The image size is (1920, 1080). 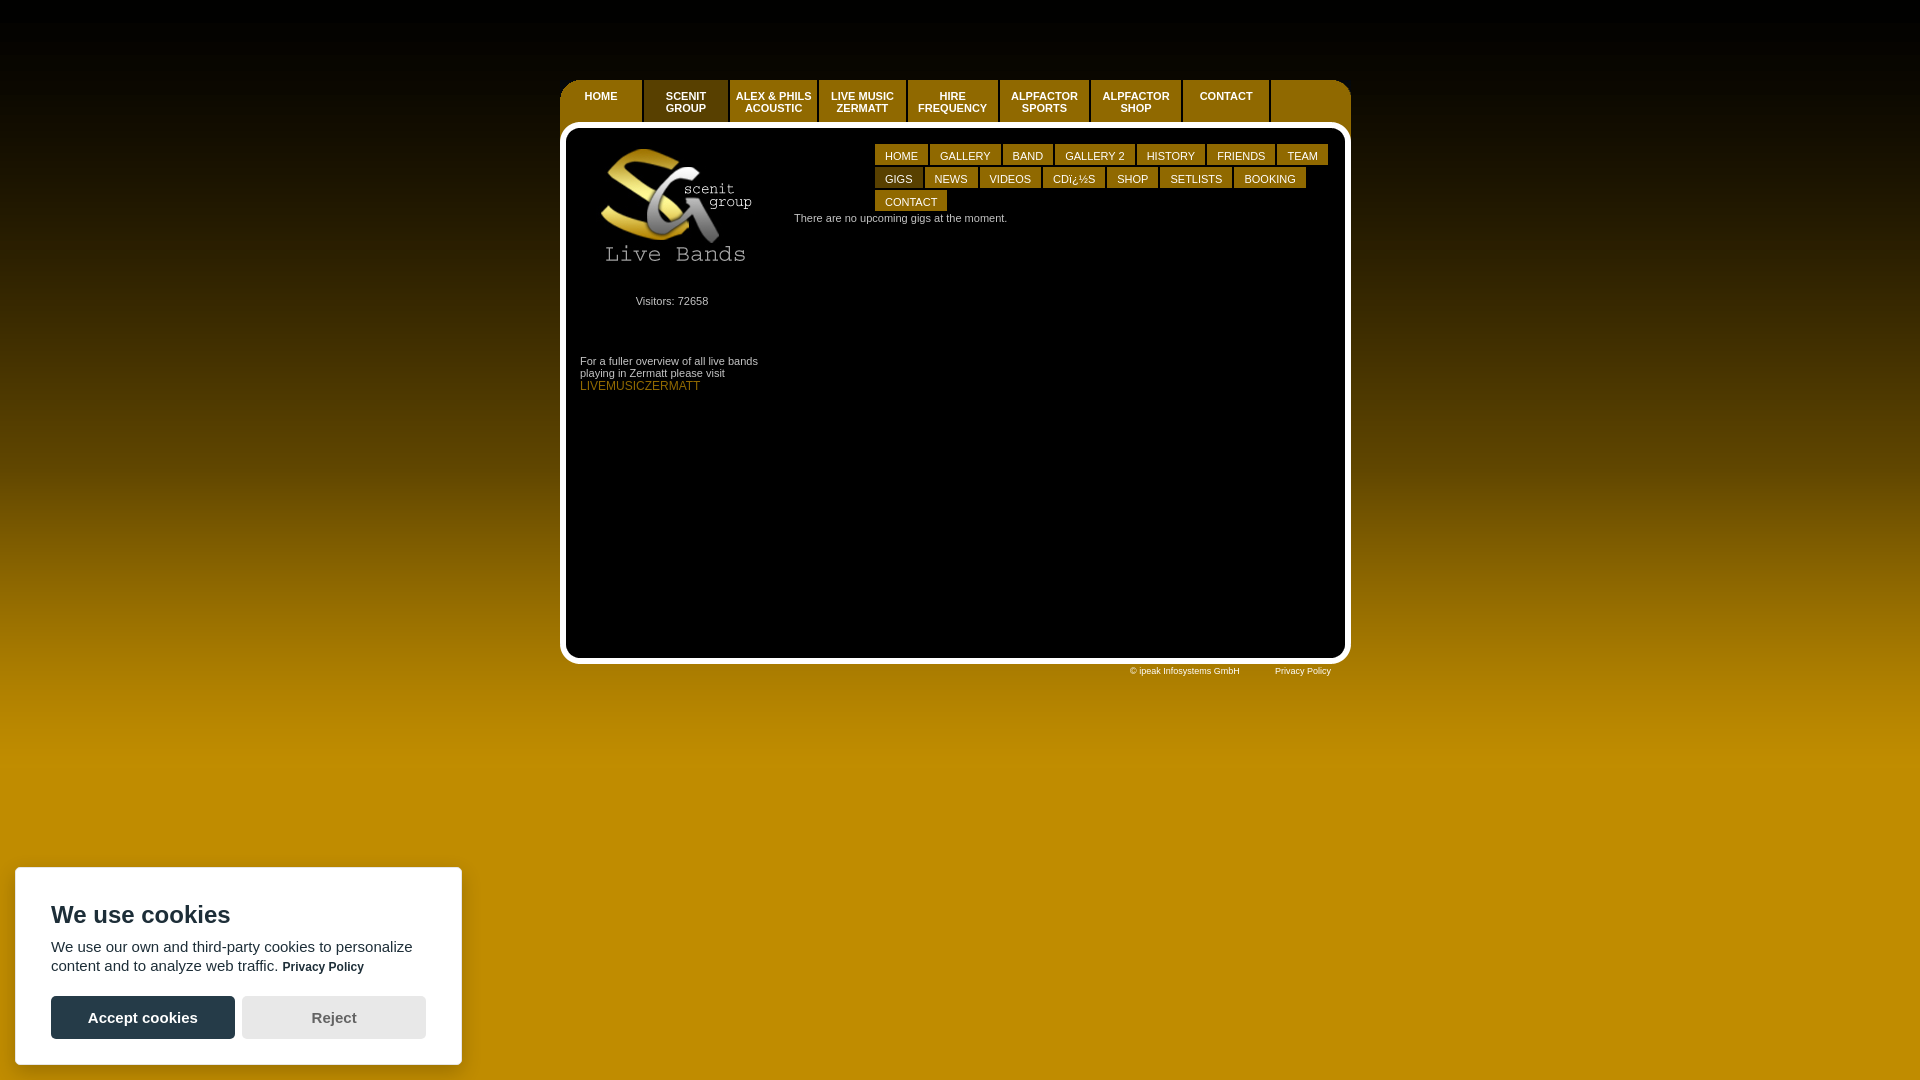 What do you see at coordinates (1171, 153) in the screenshot?
I see `'HISTORY'` at bounding box center [1171, 153].